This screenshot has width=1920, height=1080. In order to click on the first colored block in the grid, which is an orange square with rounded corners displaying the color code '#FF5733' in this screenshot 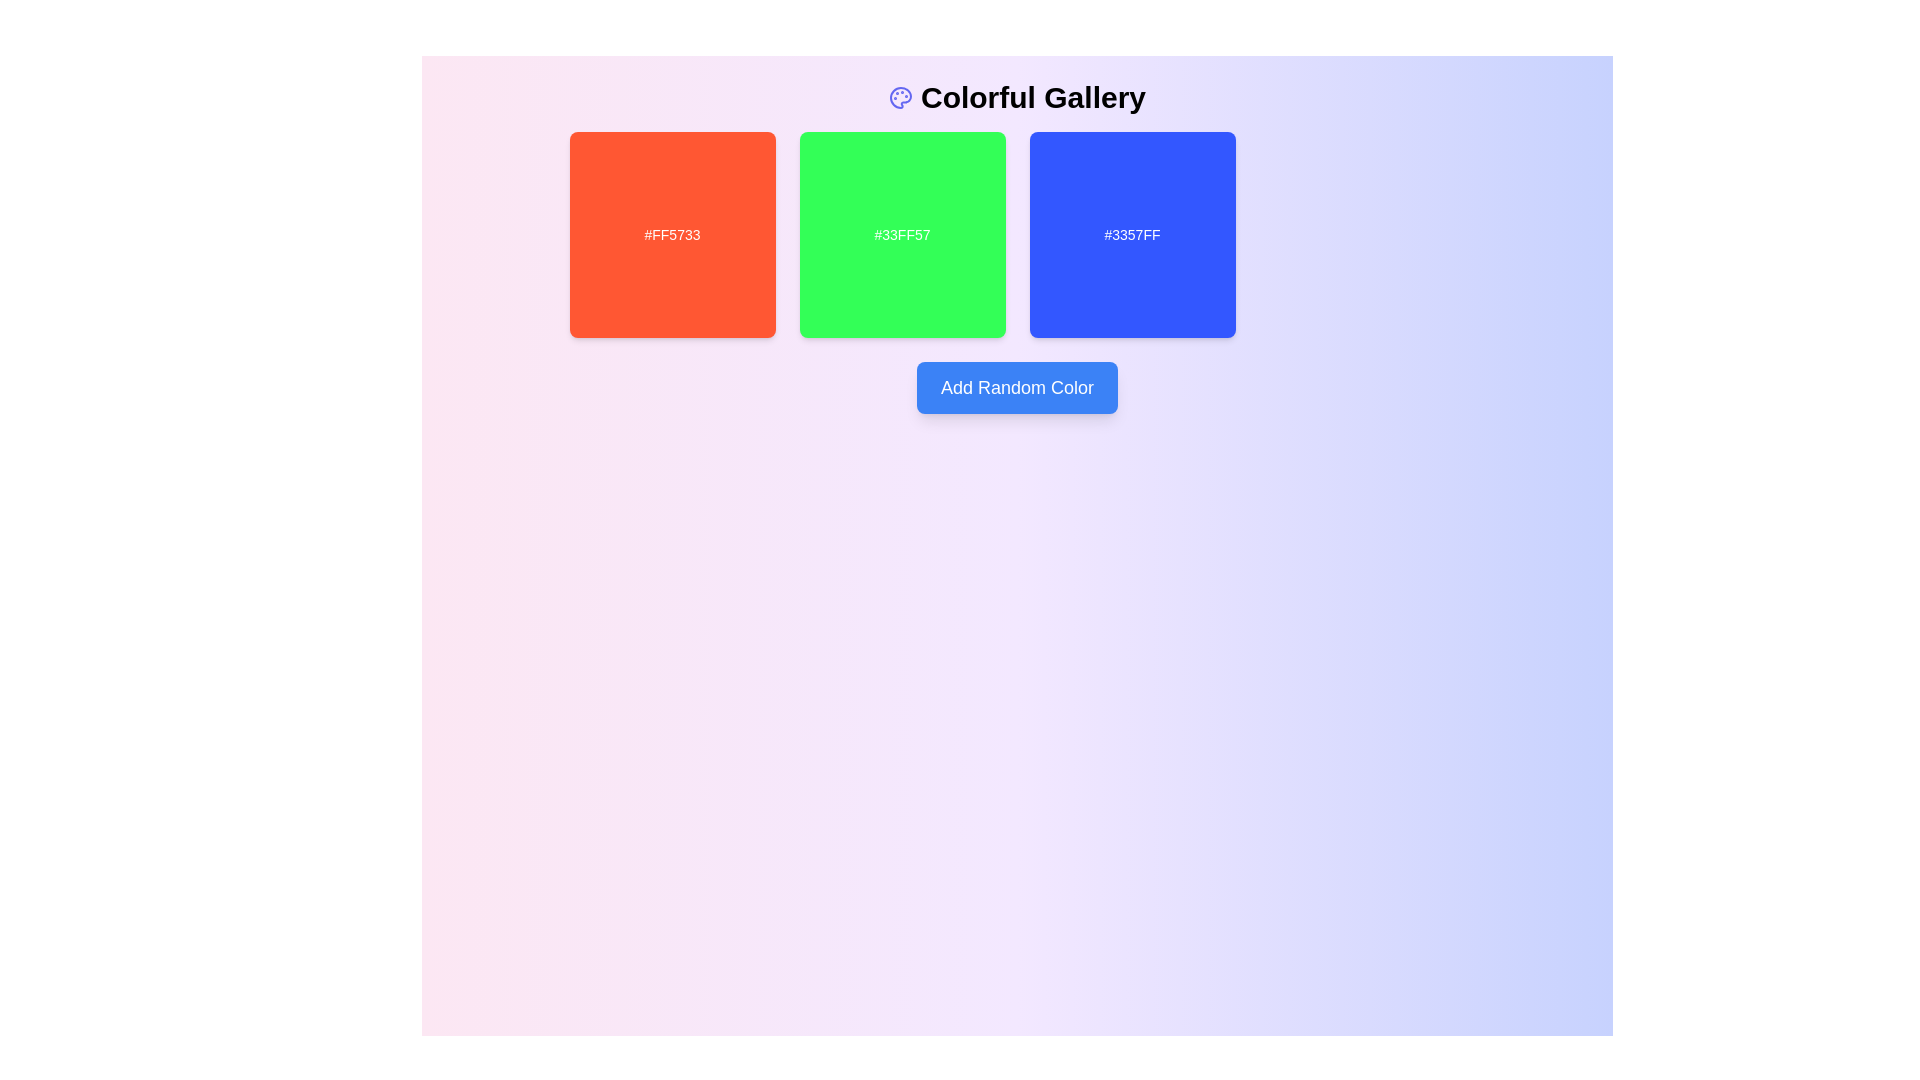, I will do `click(672, 234)`.